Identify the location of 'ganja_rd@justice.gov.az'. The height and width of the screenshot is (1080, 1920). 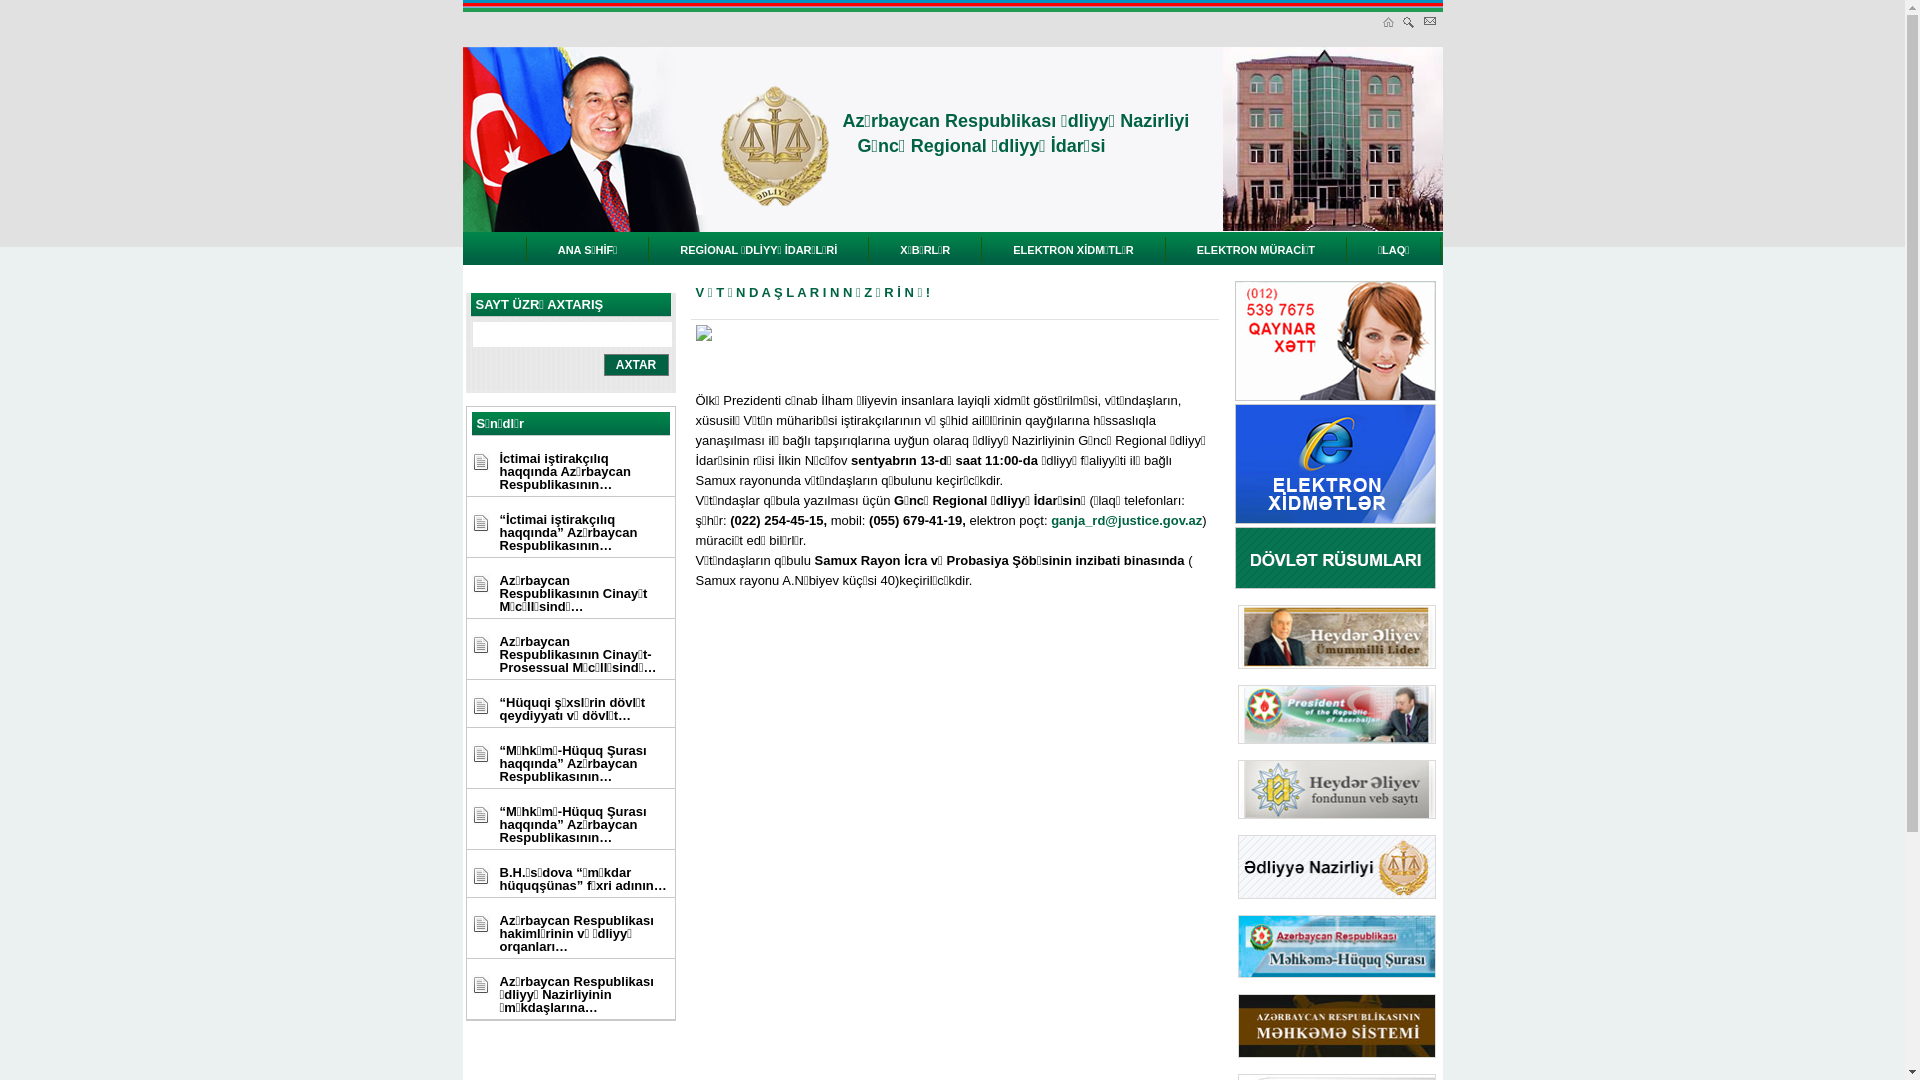
(1126, 519).